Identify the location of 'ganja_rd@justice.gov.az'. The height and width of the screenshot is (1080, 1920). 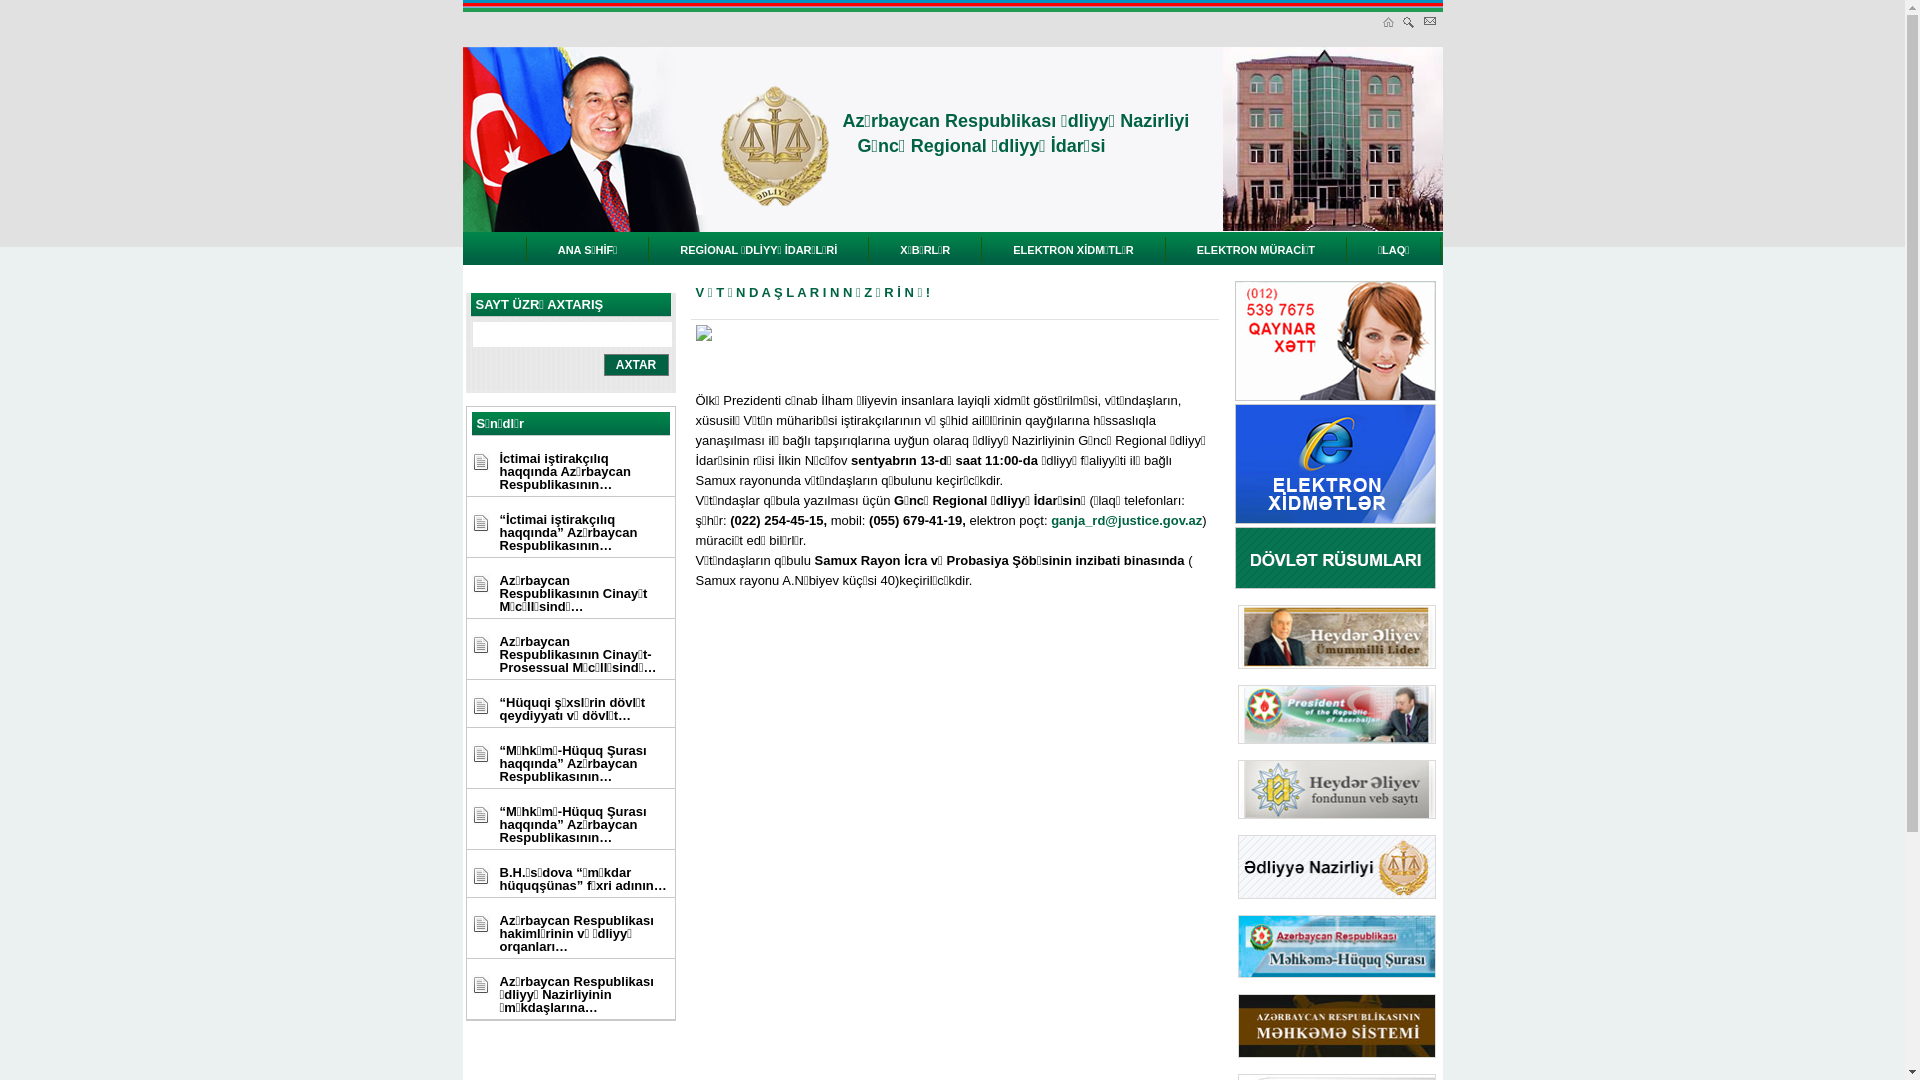
(1126, 519).